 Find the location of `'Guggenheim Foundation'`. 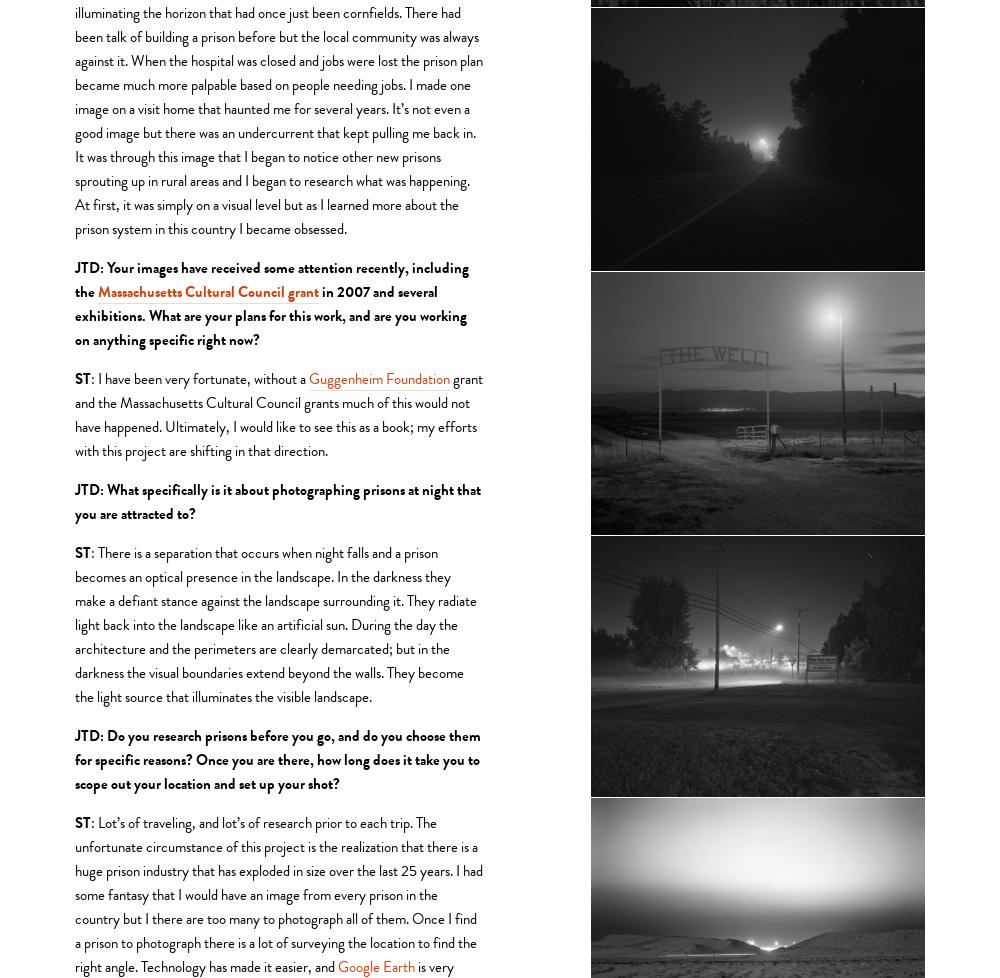

'Guggenheim Foundation' is located at coordinates (379, 376).